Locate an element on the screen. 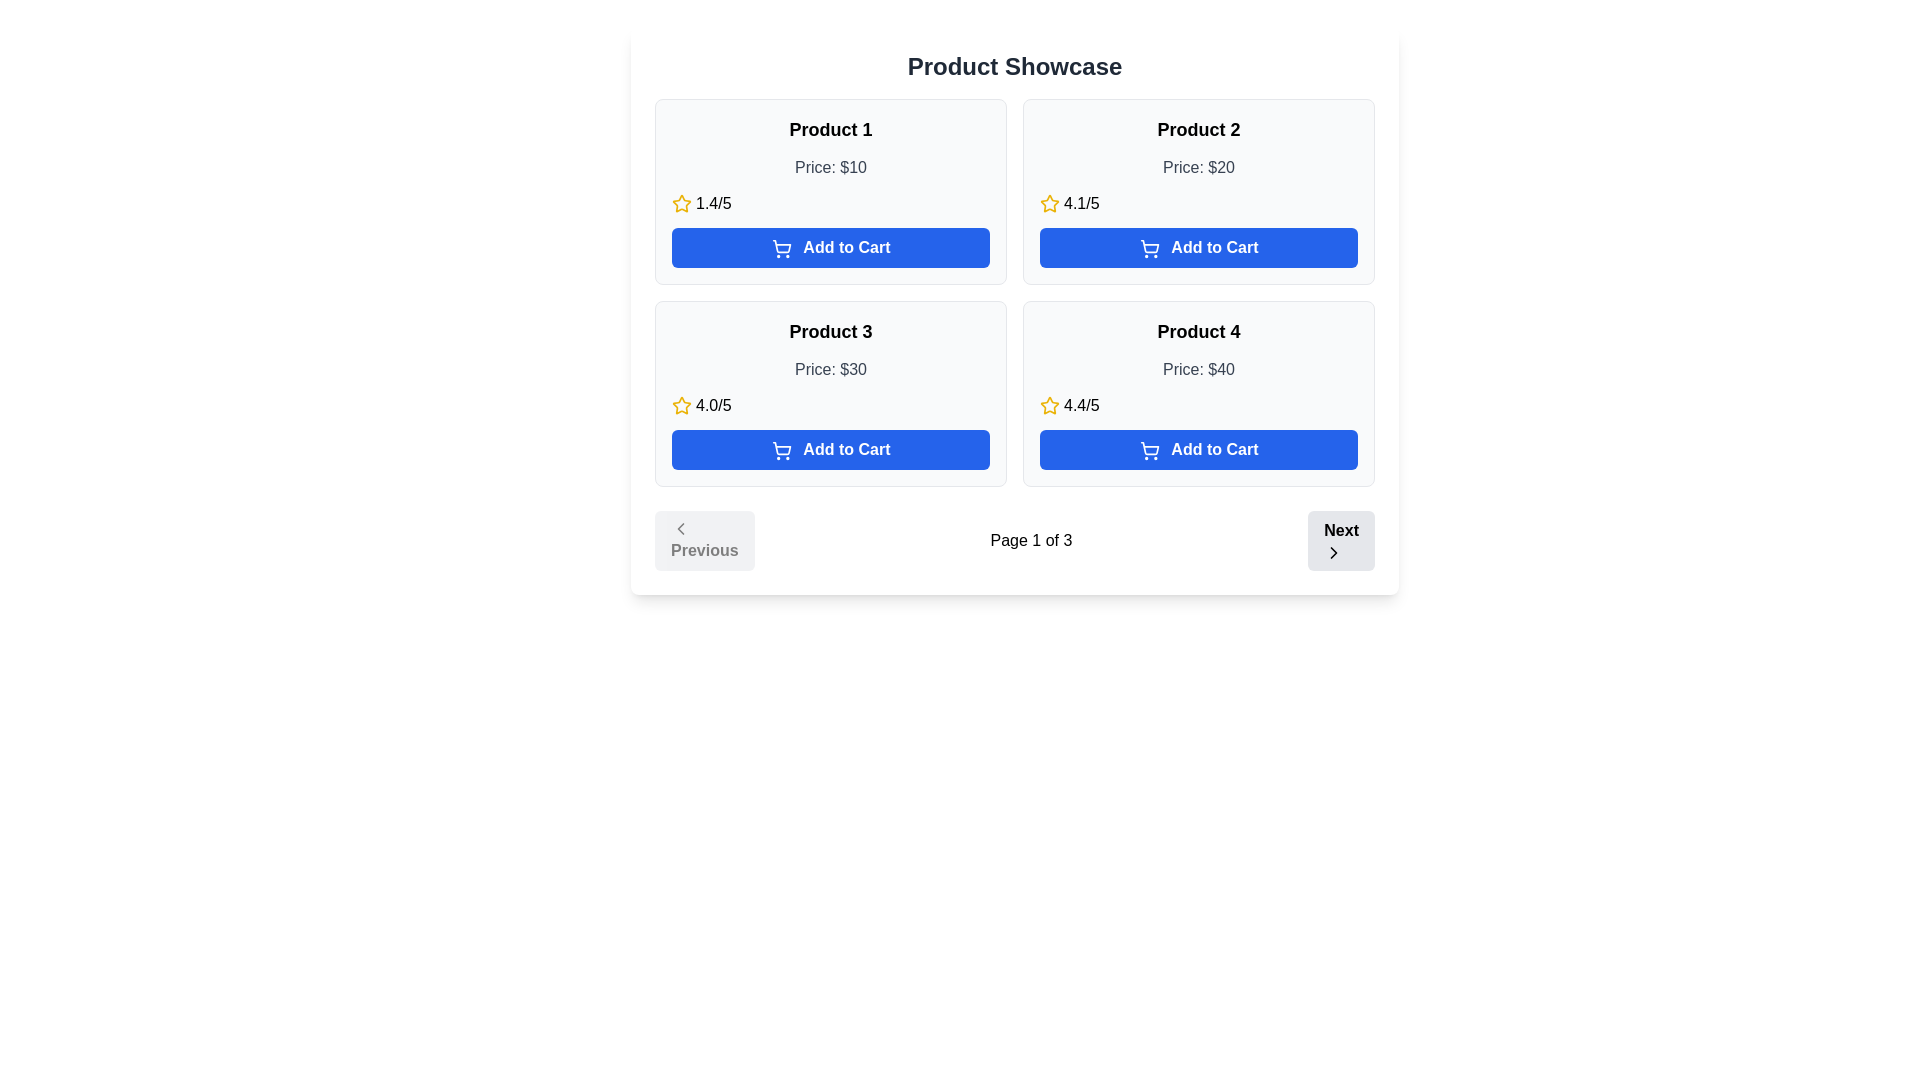 The image size is (1920, 1080). the text element displaying 'Product 4', which is a bold heading located in the bottom-right corner of the grid layout containing product cards is located at coordinates (1199, 330).